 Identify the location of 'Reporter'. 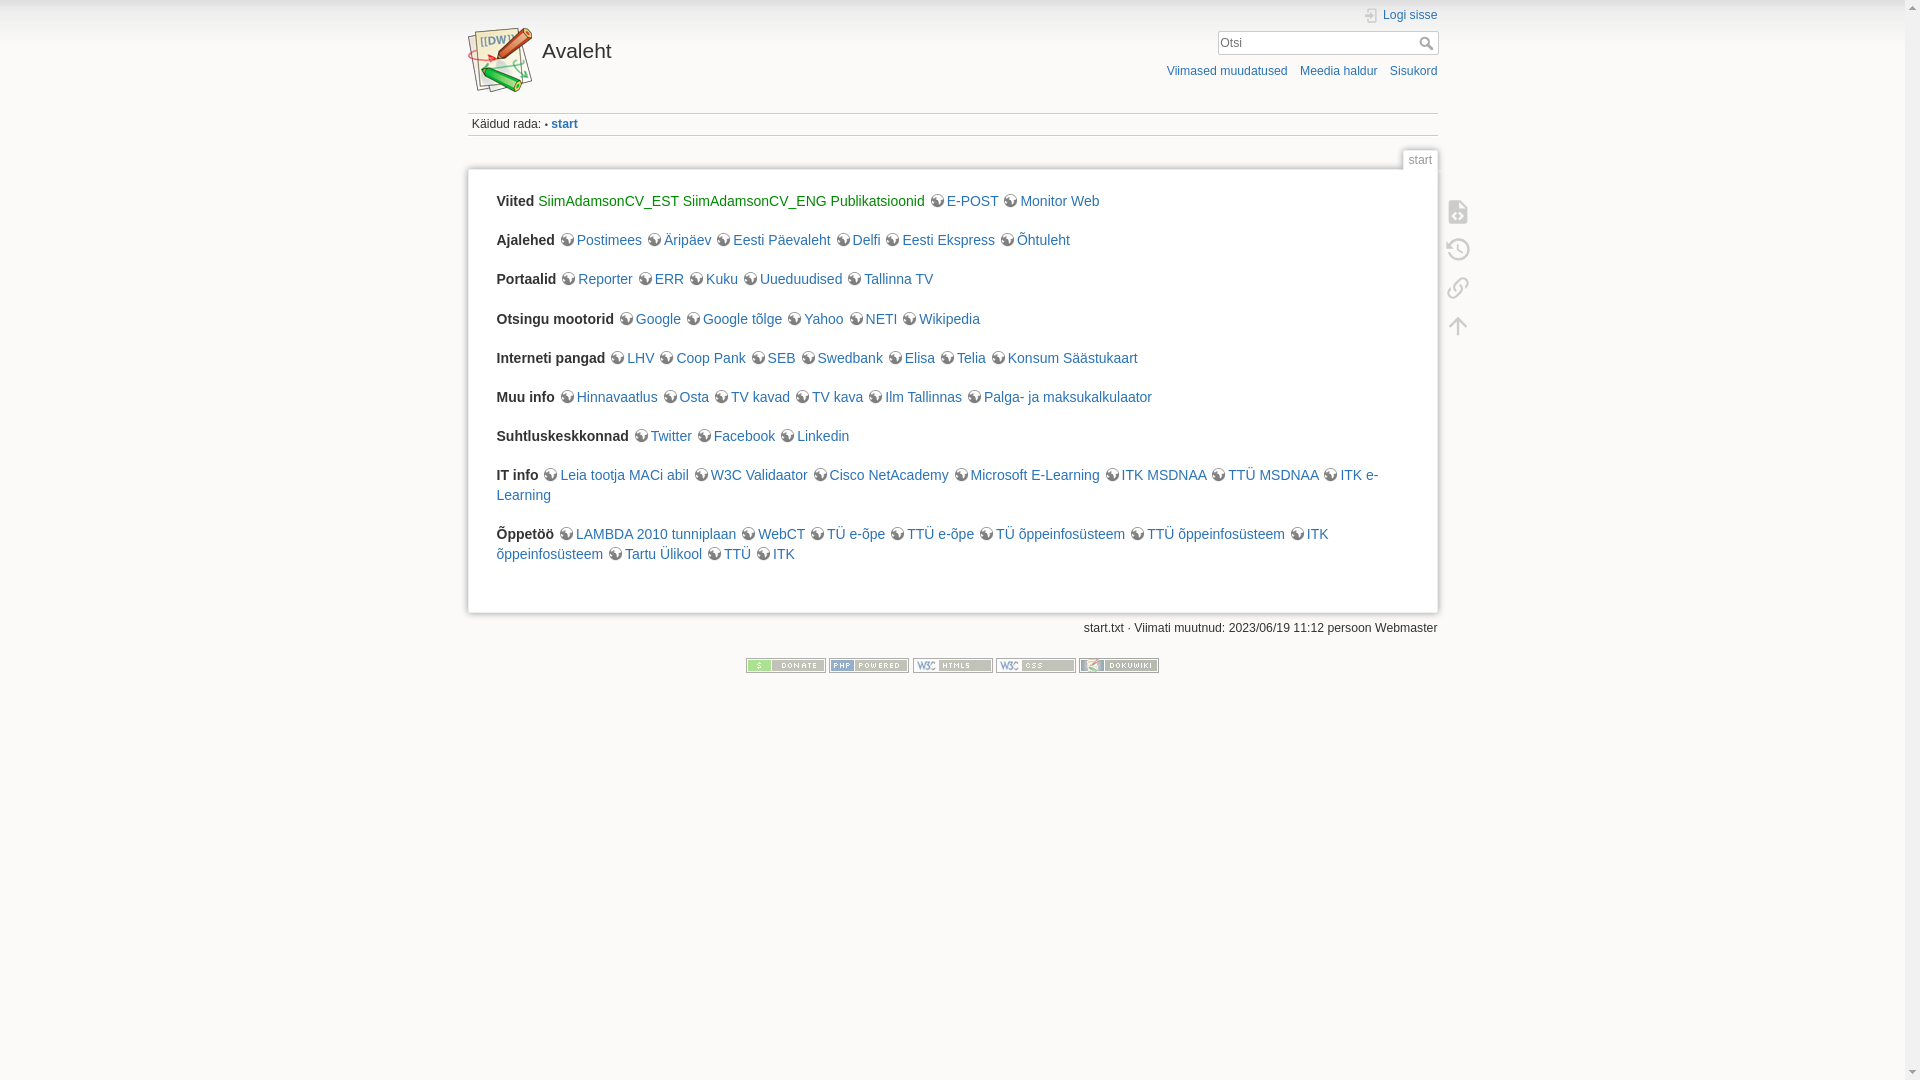
(594, 278).